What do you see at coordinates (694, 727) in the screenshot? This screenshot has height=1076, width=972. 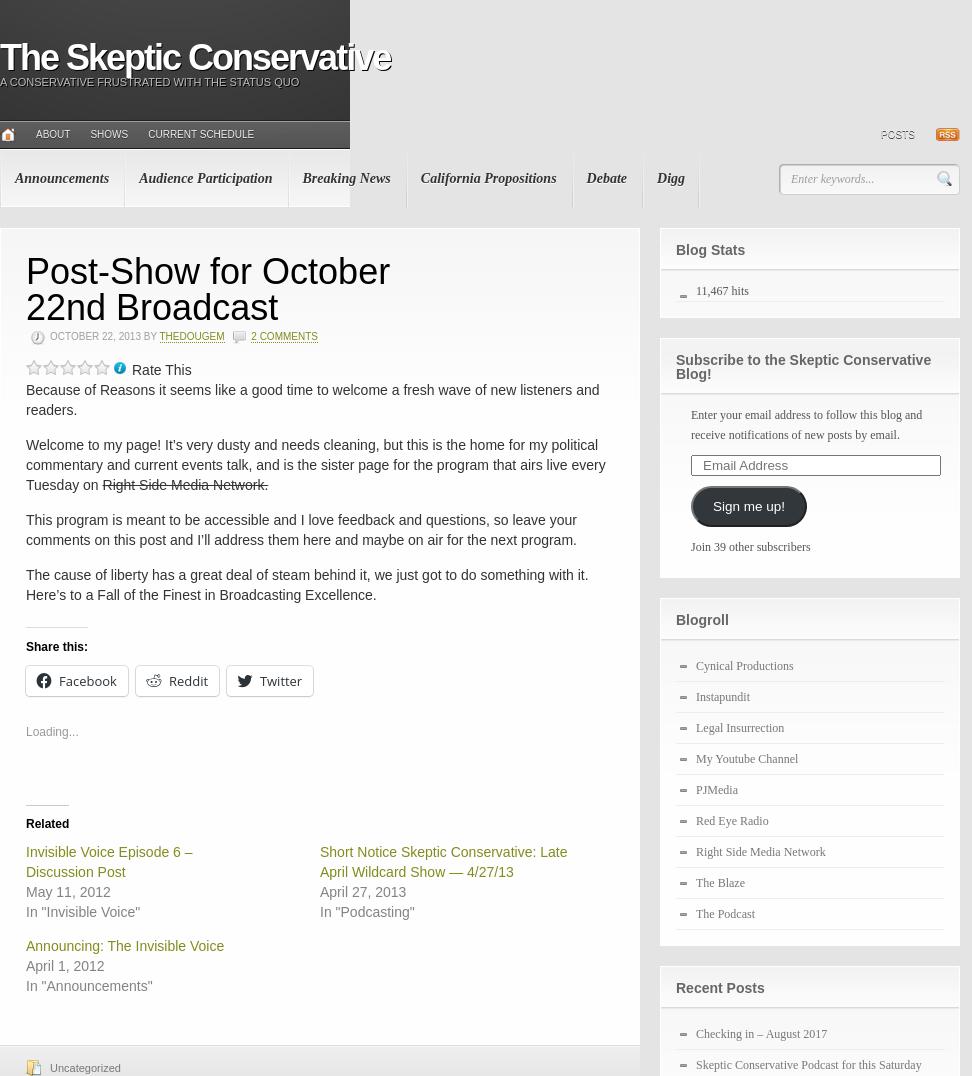 I see `'Legal Insurrection'` at bounding box center [694, 727].